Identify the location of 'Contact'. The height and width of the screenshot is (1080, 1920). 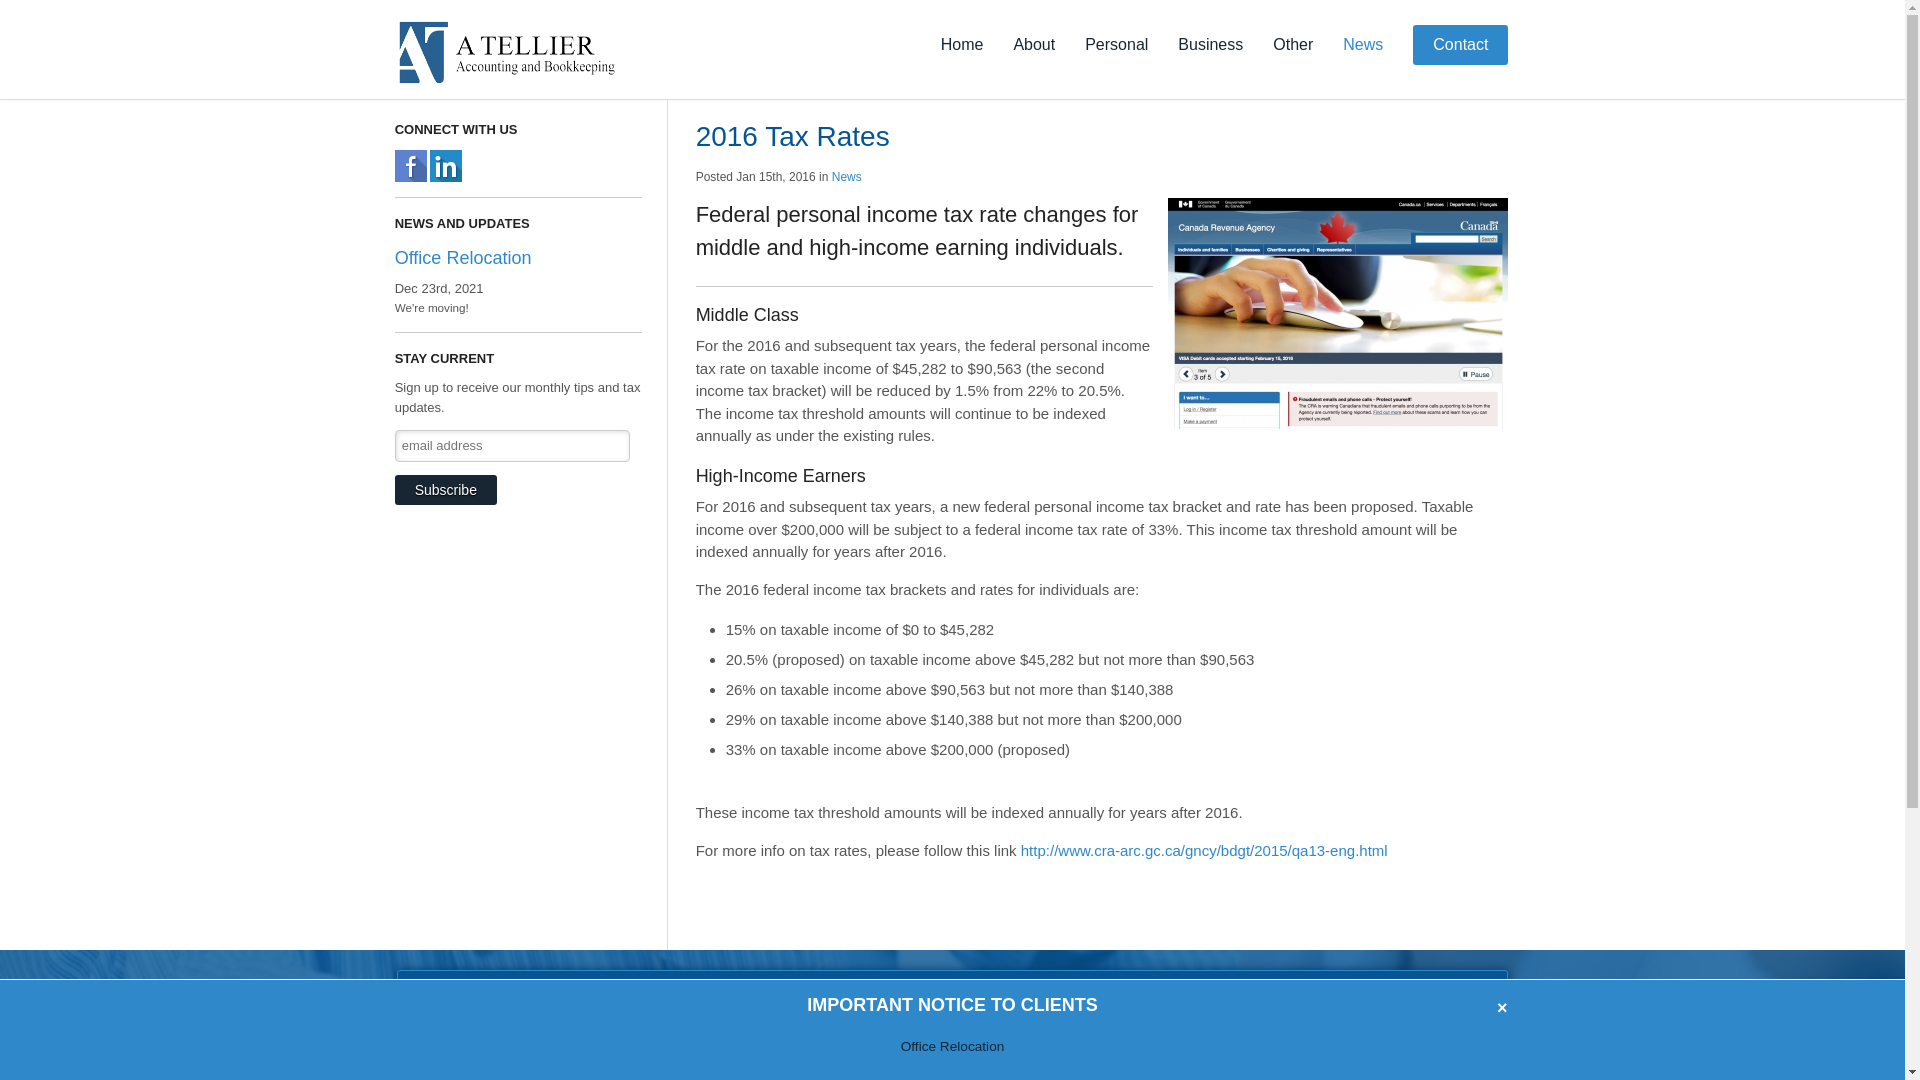
(1460, 45).